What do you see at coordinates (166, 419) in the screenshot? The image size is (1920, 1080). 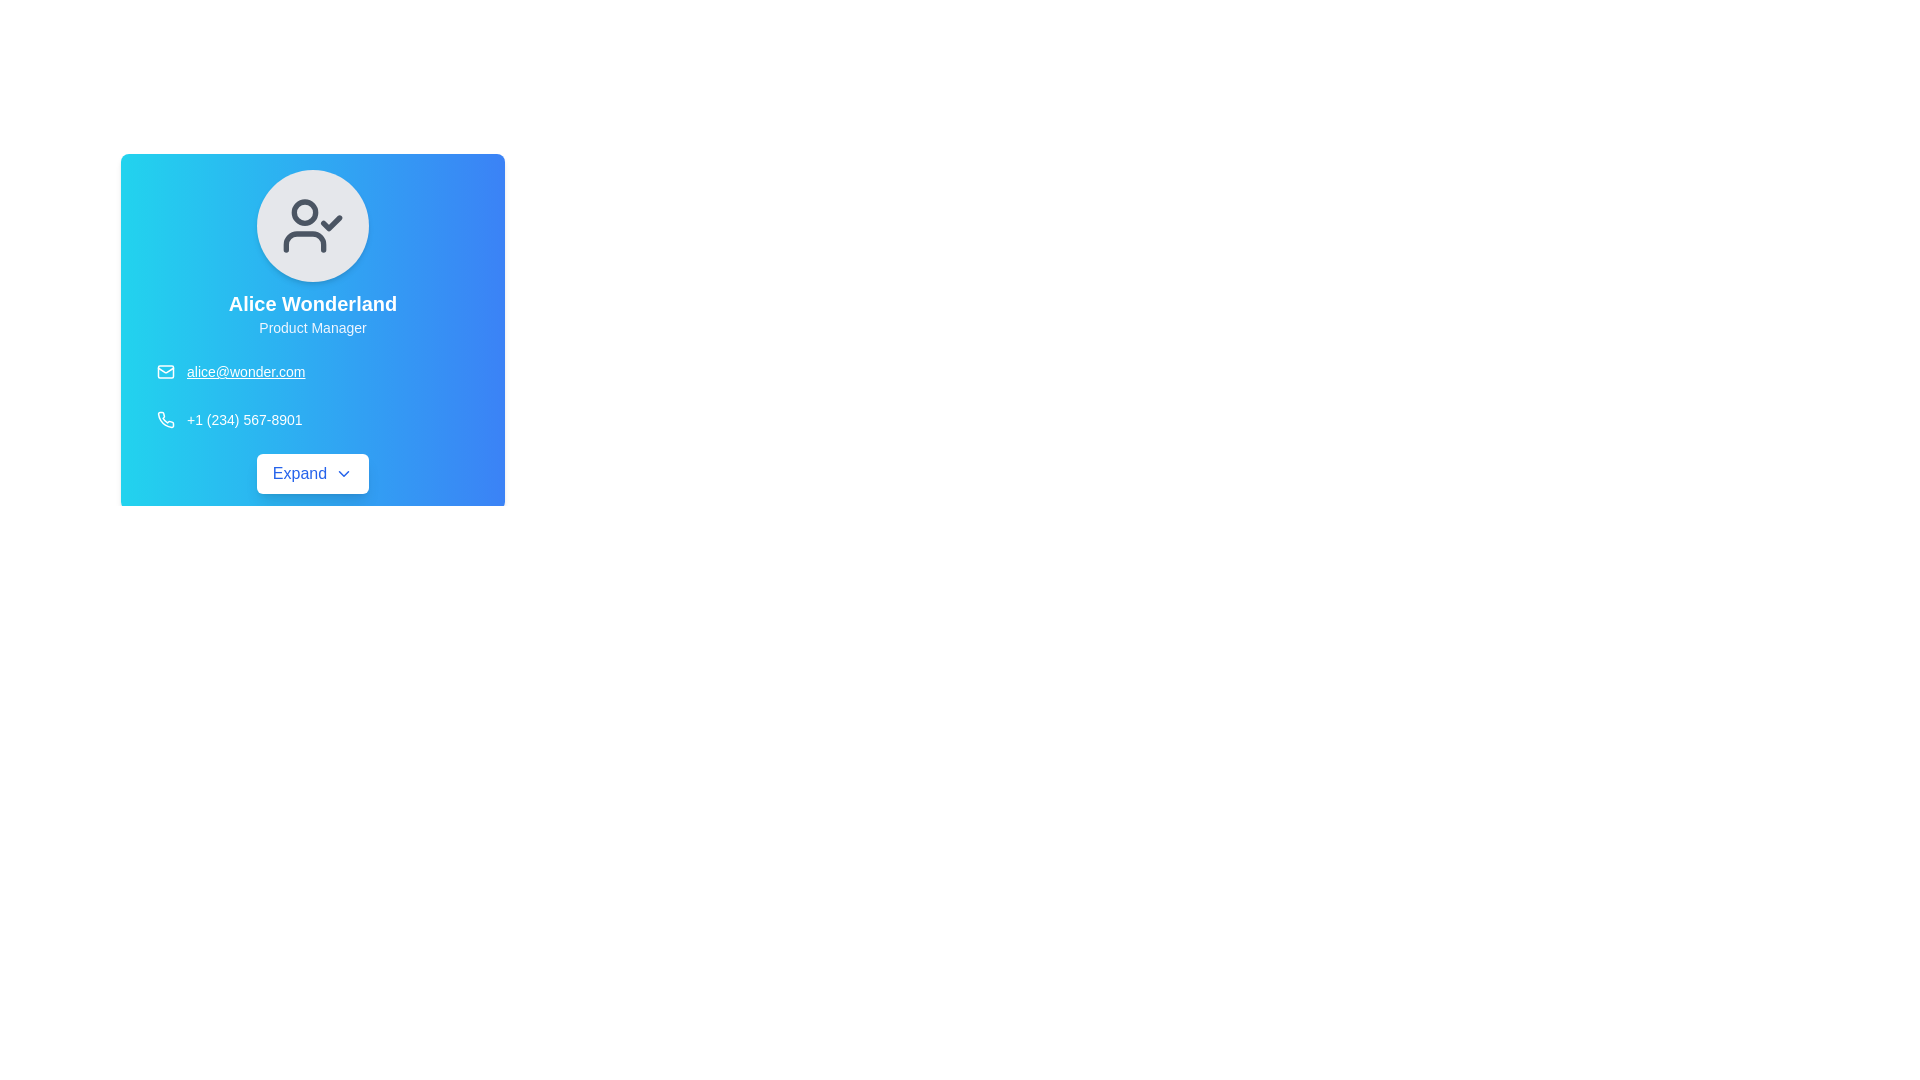 I see `the phone symbol icon, which is a stylized representation of a phone, located next to the phone number '+1 (234) 567-8901' in the contact information section` at bounding box center [166, 419].